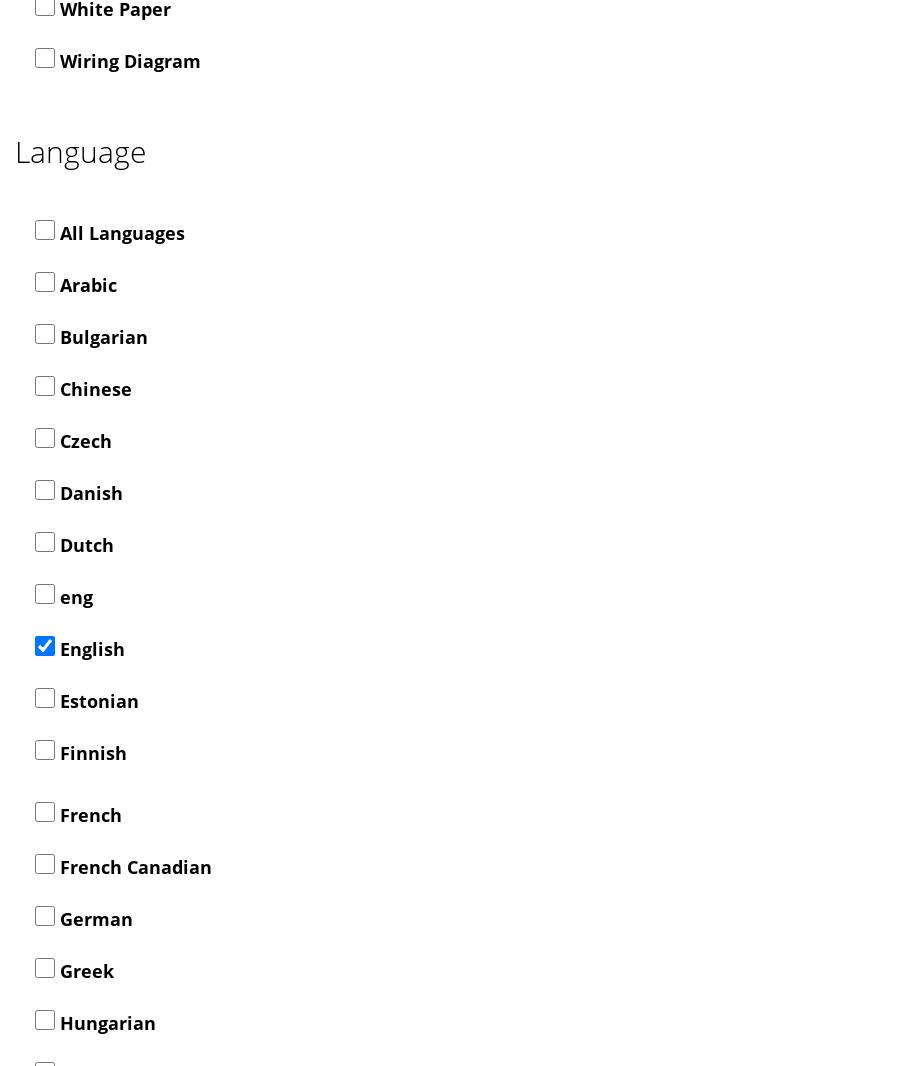 The width and height of the screenshot is (900, 1066). Describe the element at coordinates (104, 1021) in the screenshot. I see `'Hungarian'` at that location.